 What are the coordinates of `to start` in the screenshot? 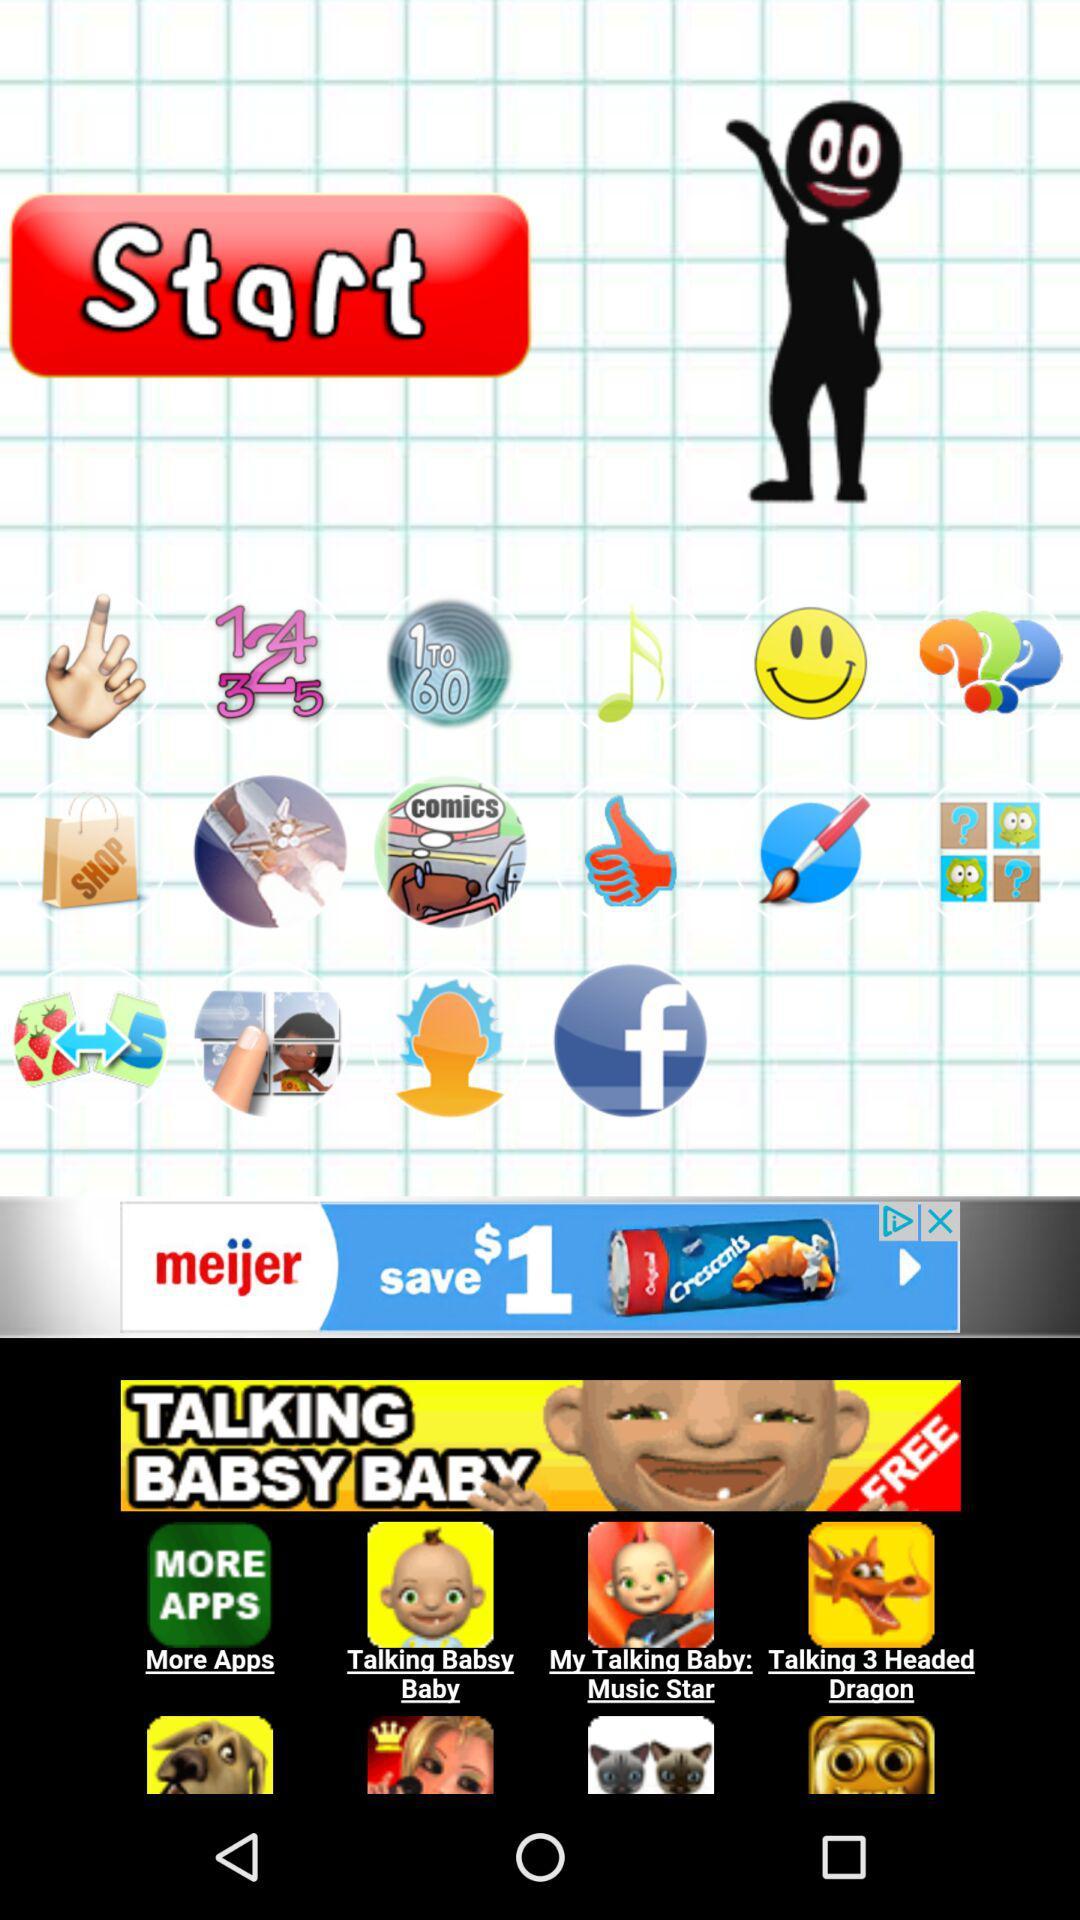 It's located at (810, 662).